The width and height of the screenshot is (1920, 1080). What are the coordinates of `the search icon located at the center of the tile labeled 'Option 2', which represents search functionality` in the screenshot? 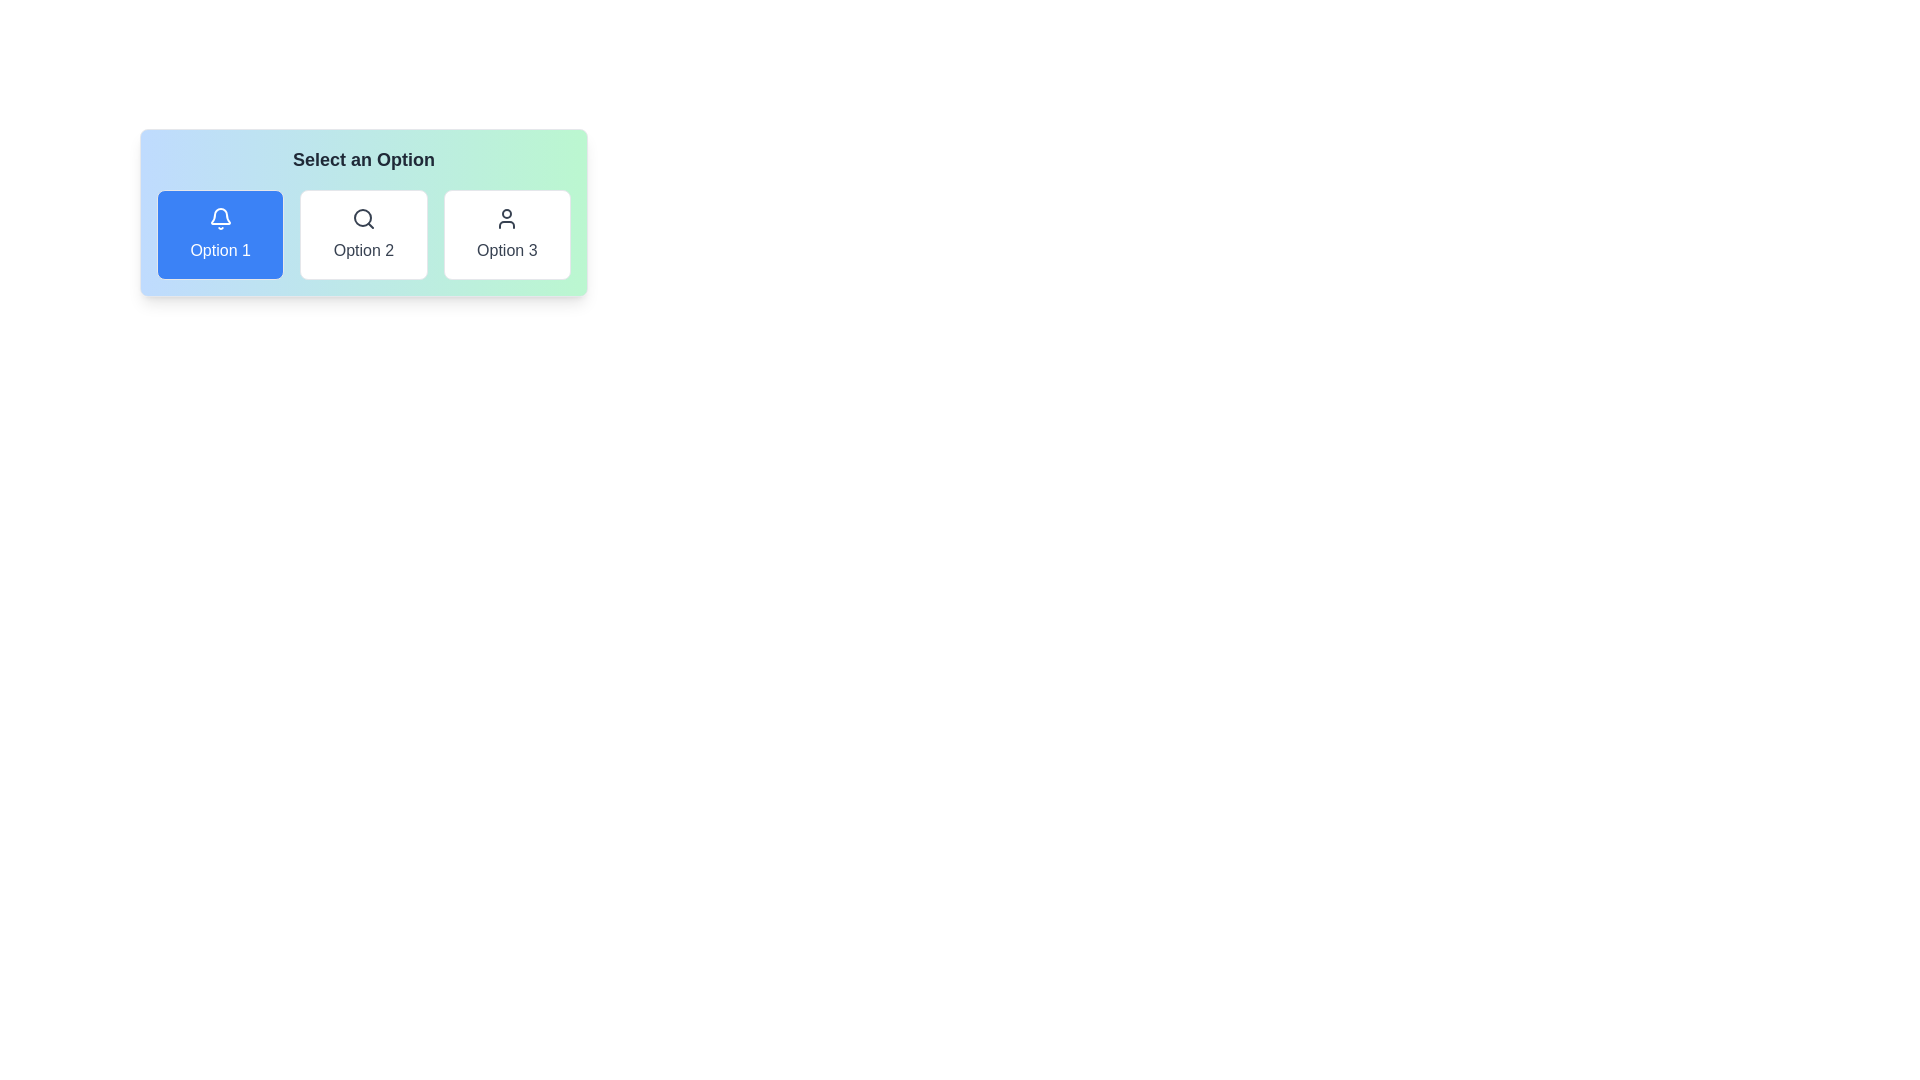 It's located at (364, 219).